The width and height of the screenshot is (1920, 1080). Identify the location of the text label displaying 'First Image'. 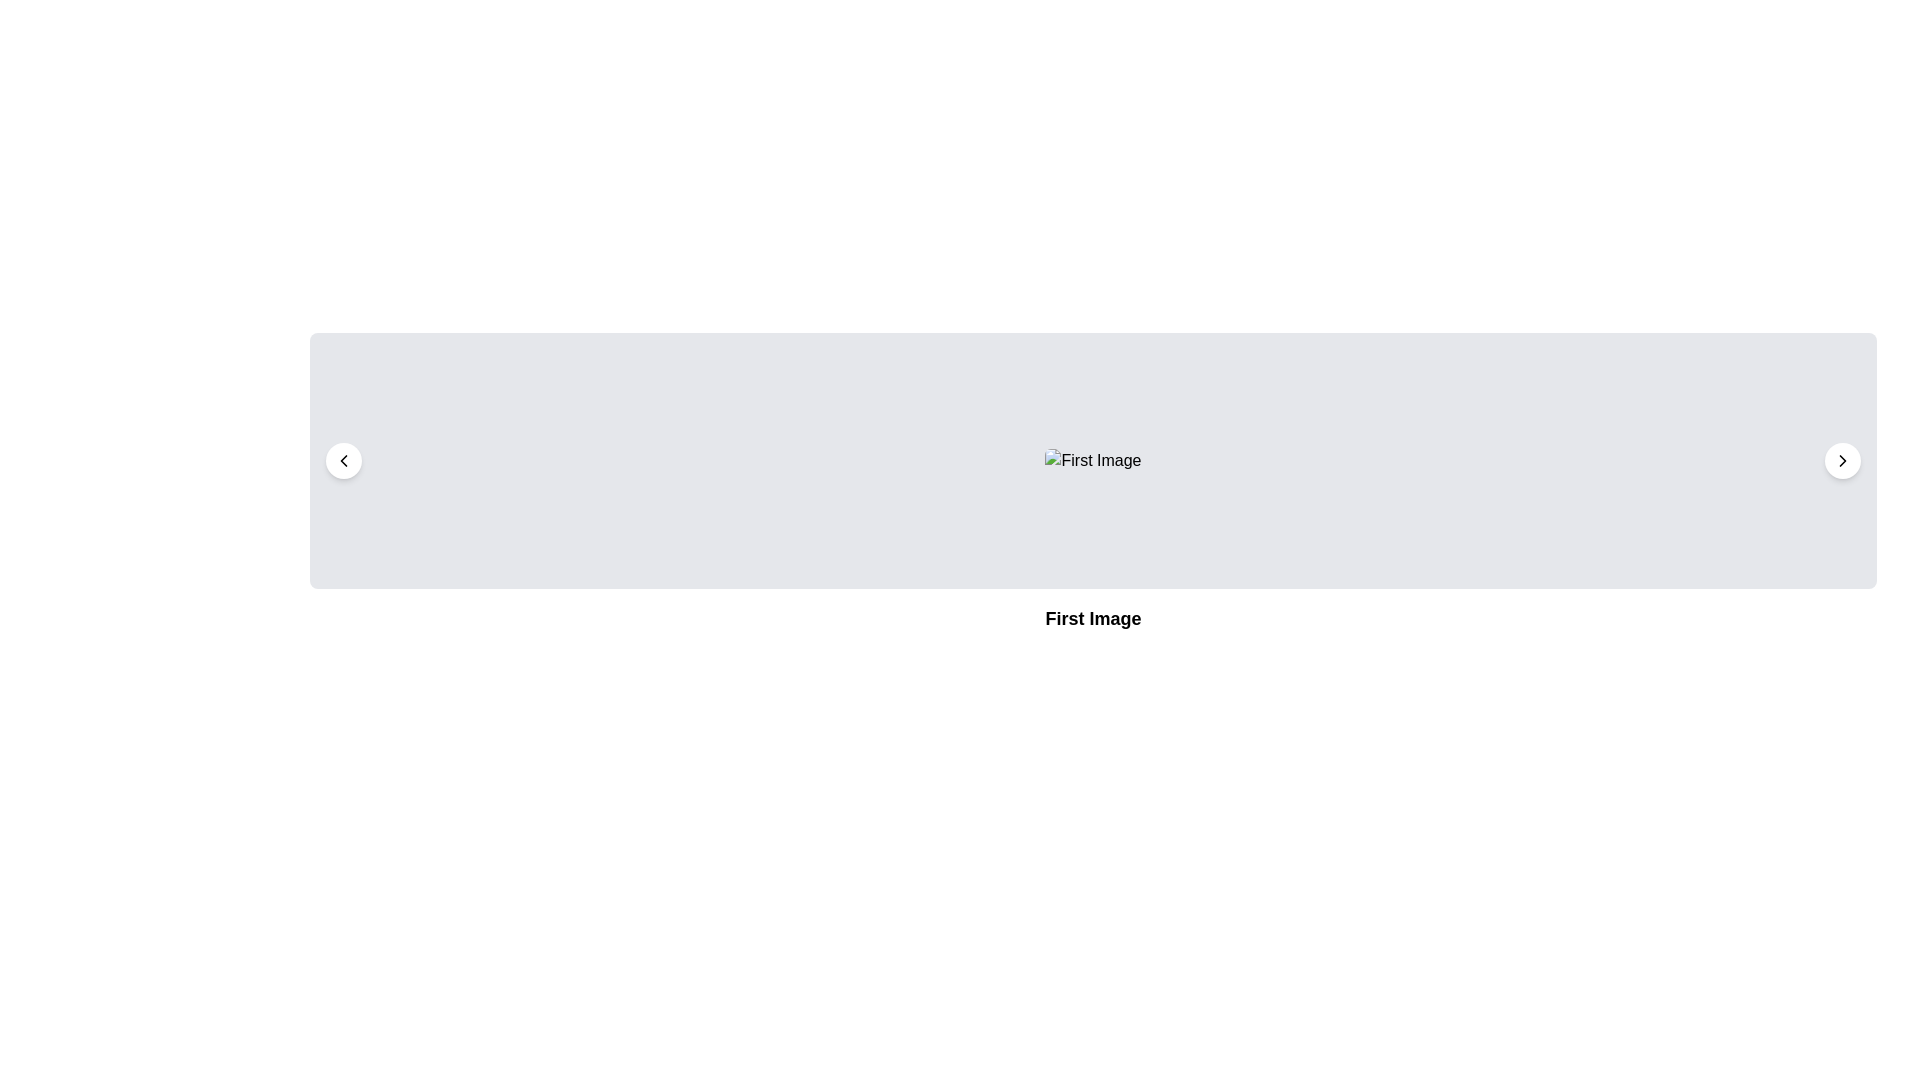
(1092, 617).